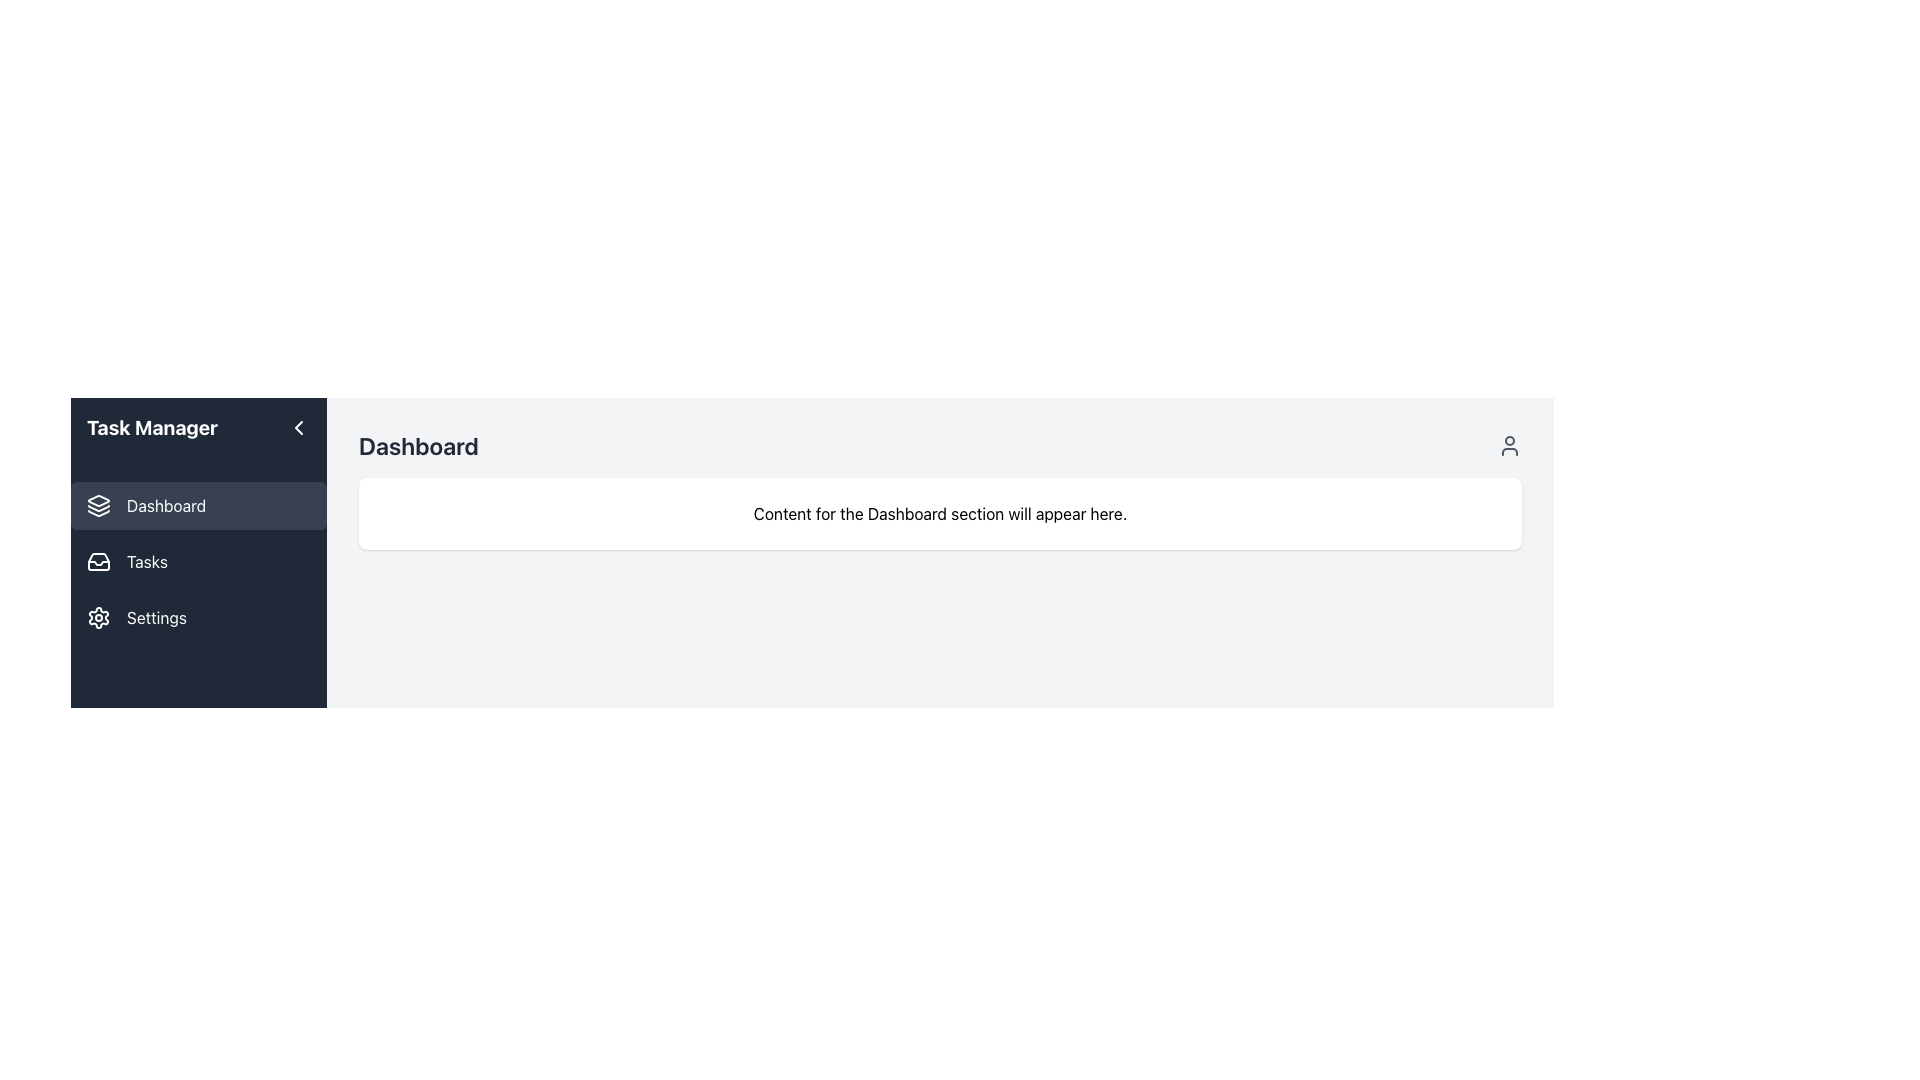 This screenshot has height=1080, width=1920. I want to click on the header text label in the Task Manager section located at the top of the left sidebar, so click(151, 427).